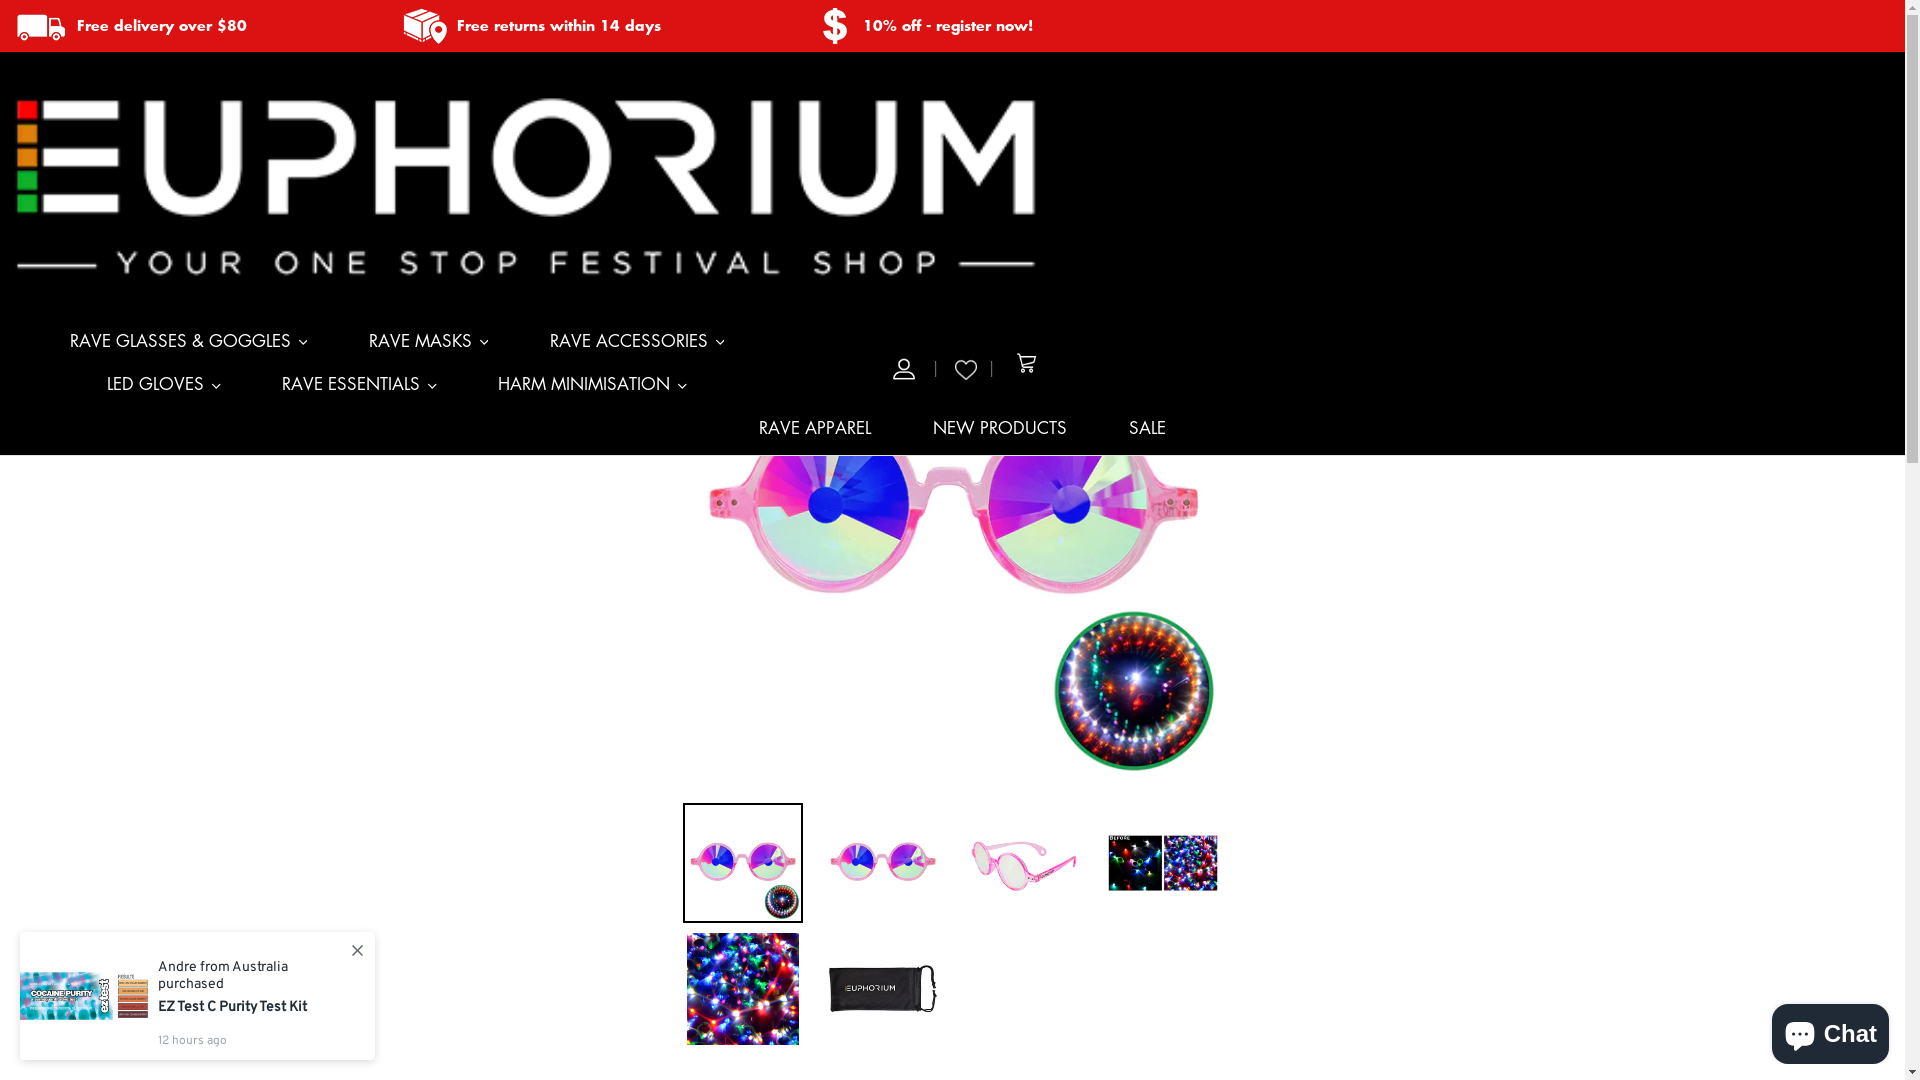  Describe the element at coordinates (1027, 368) in the screenshot. I see `'Cart'` at that location.